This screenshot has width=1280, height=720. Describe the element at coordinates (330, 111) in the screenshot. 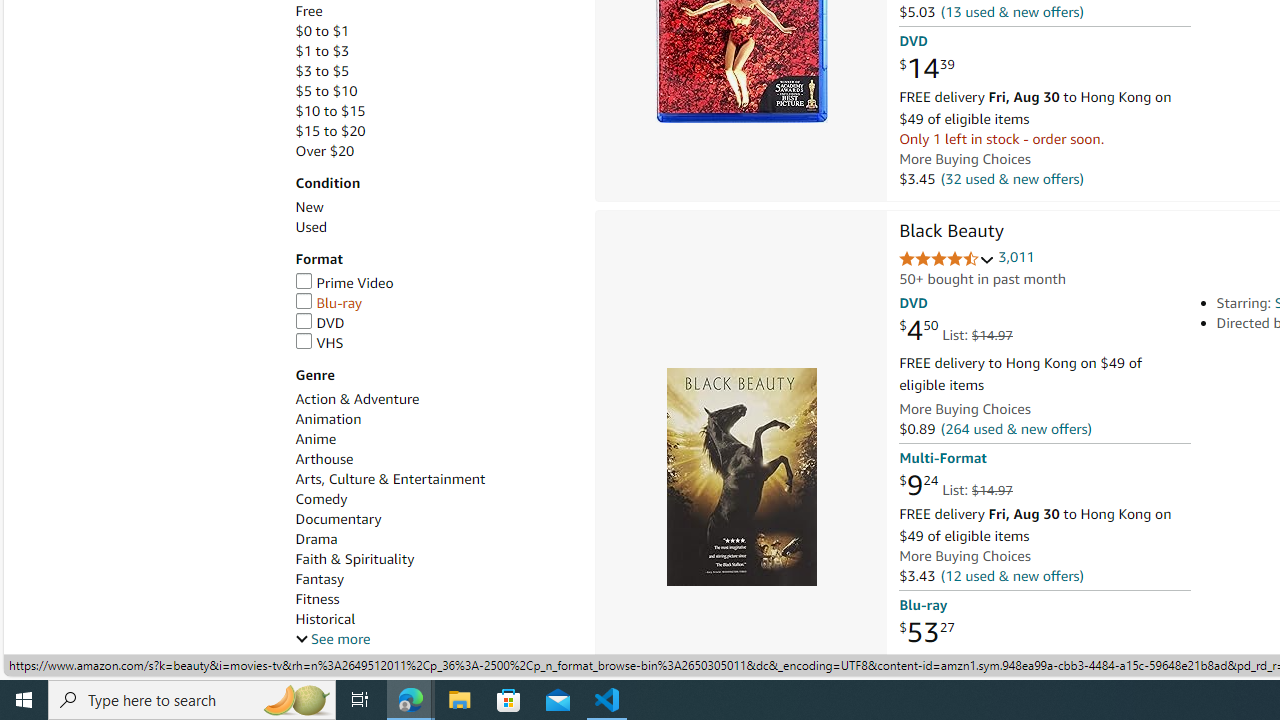

I see `'$10 to $15'` at that location.